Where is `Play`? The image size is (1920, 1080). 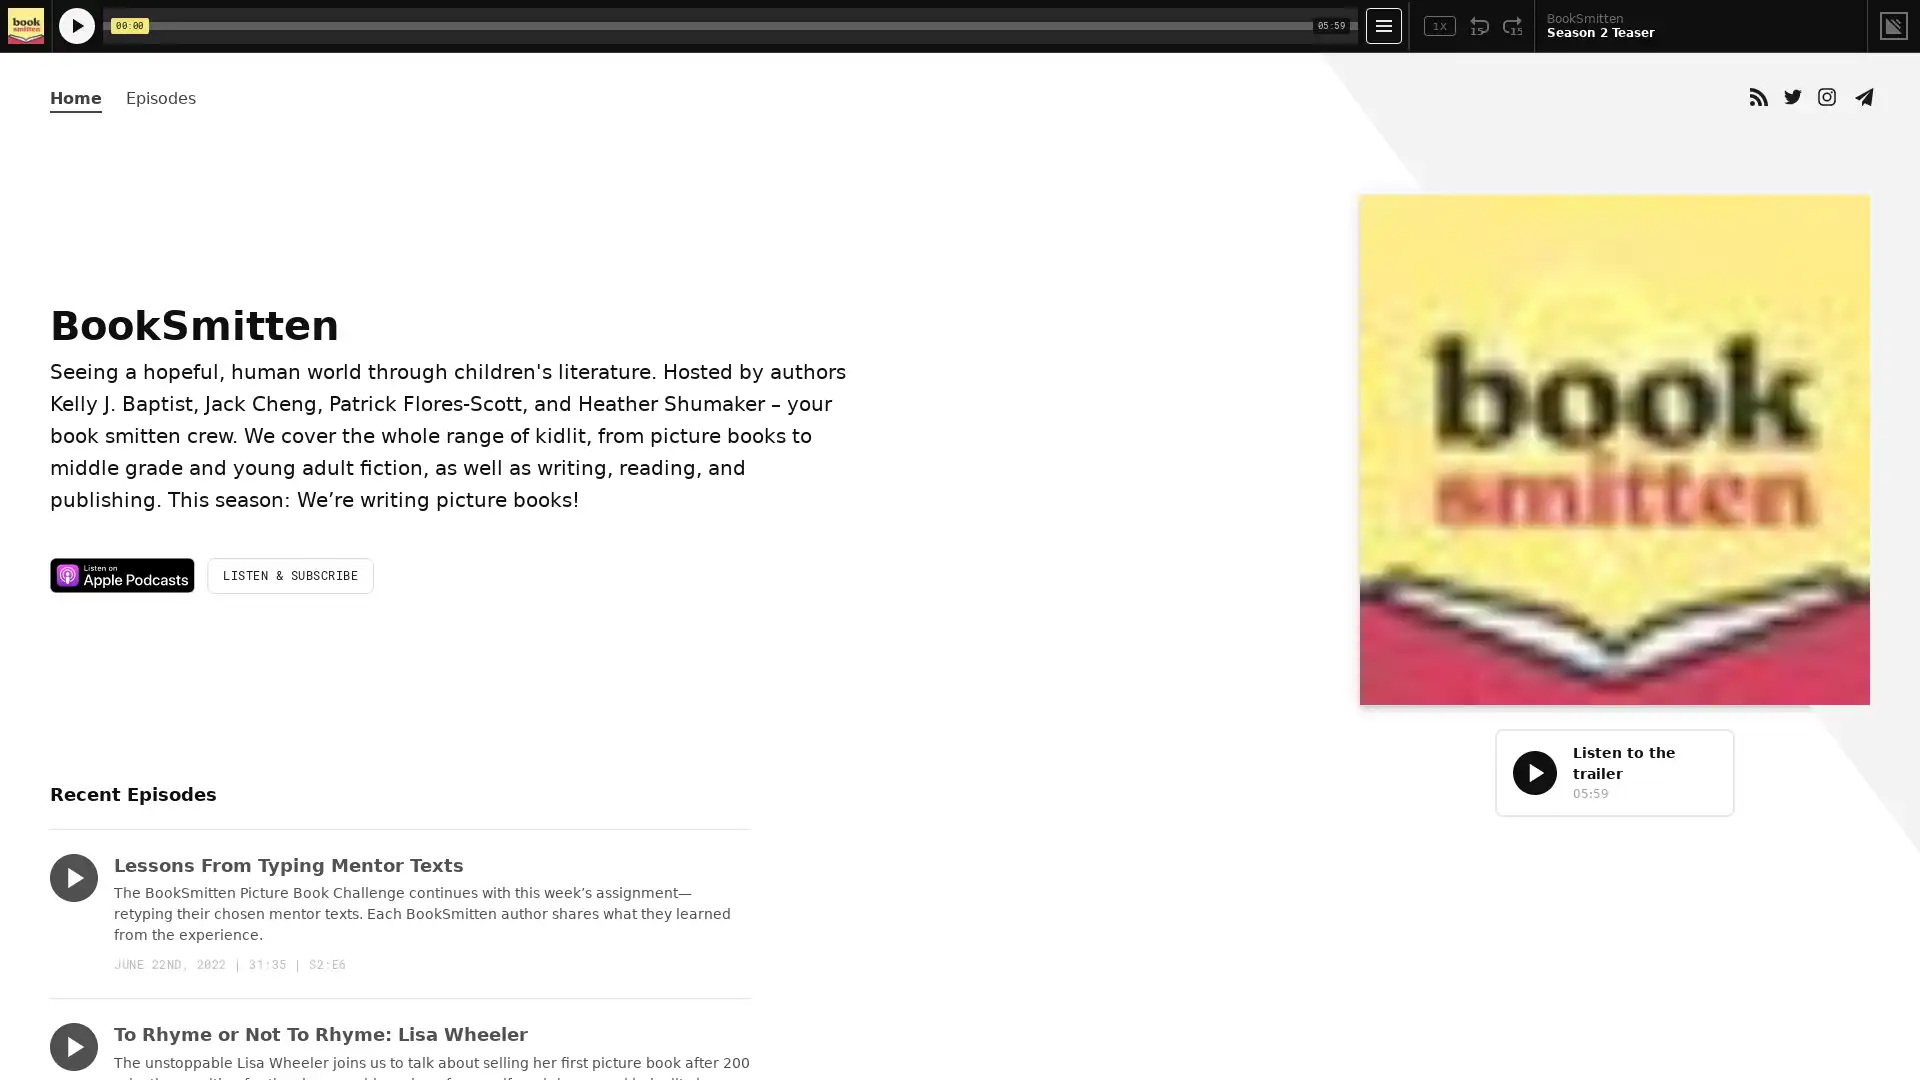 Play is located at coordinates (1533, 771).